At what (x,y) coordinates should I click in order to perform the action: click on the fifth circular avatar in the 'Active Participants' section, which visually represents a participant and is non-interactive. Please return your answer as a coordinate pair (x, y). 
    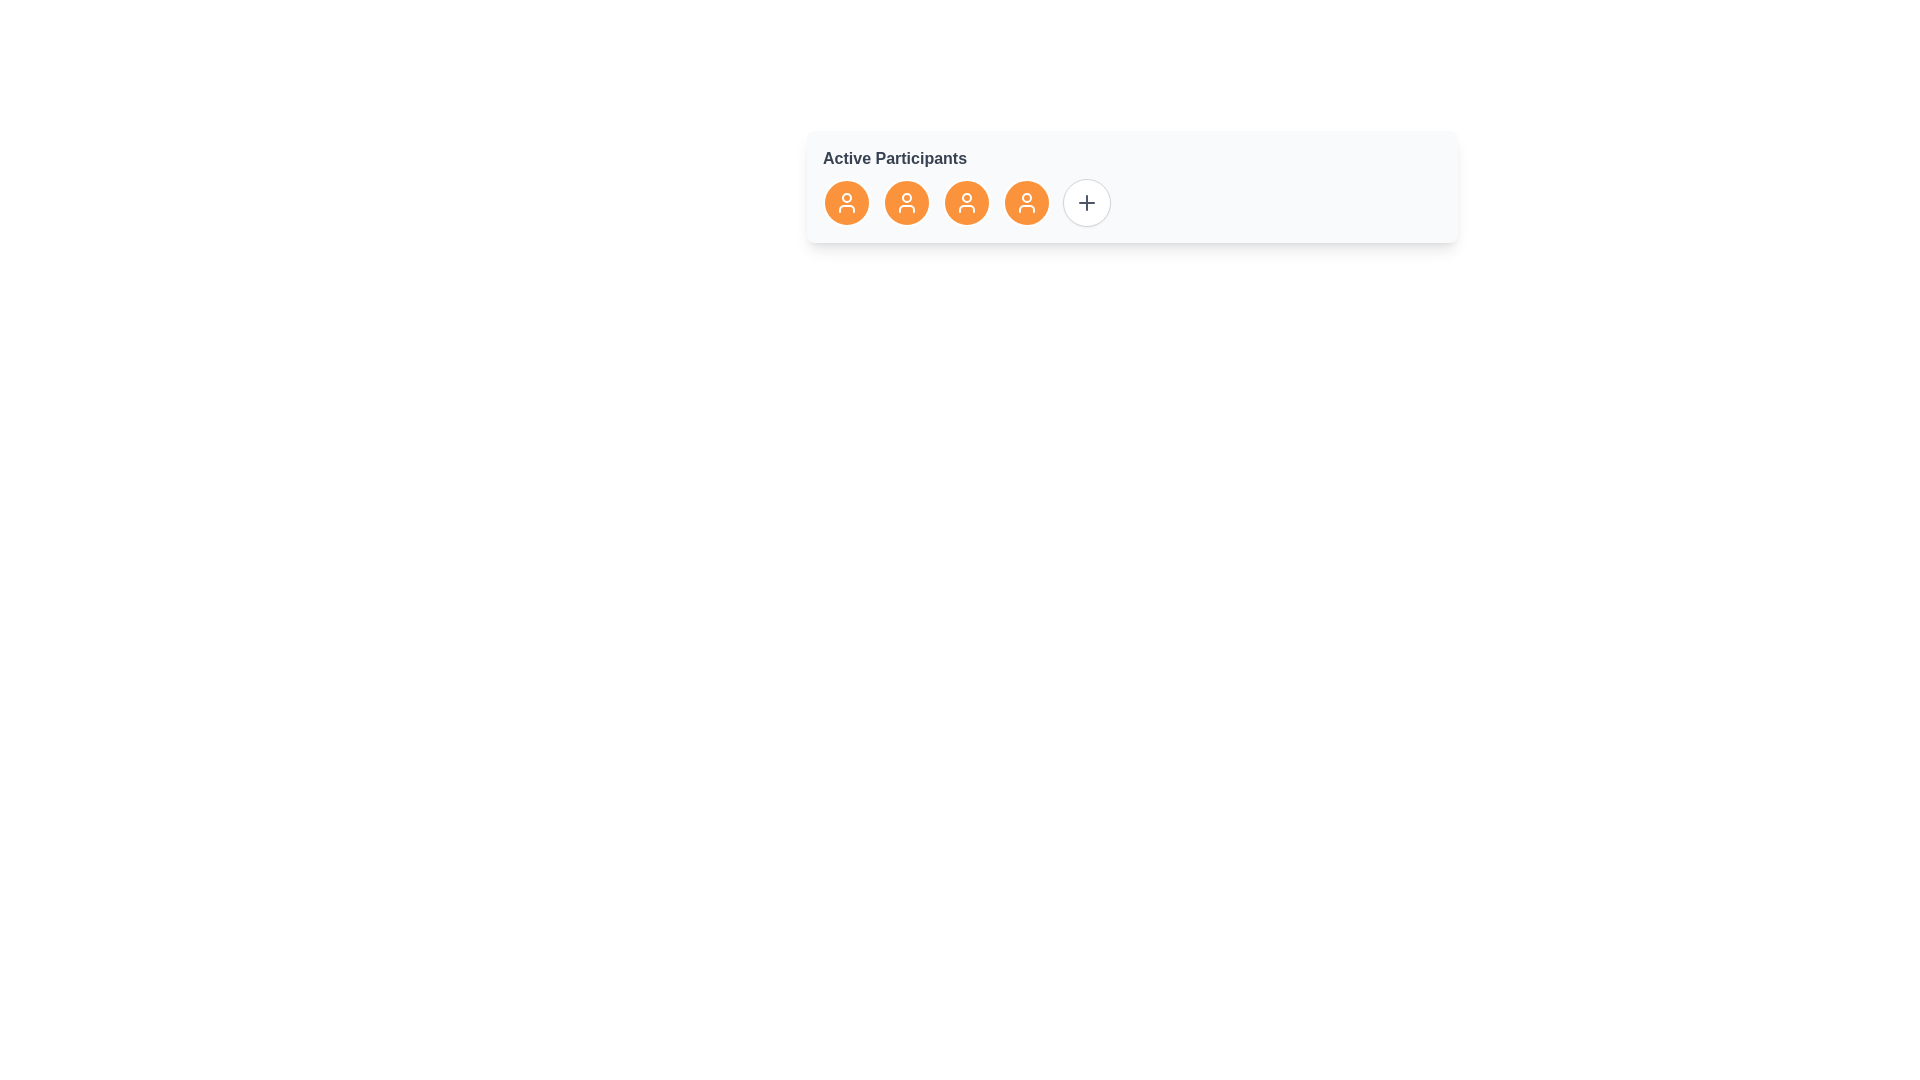
    Looking at the image, I should click on (1027, 203).